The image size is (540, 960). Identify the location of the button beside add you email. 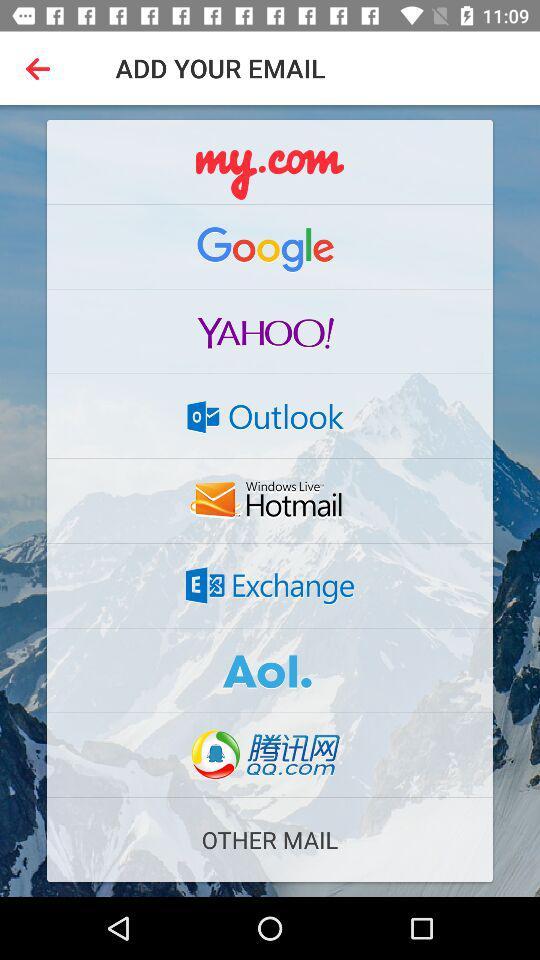
(42, 67).